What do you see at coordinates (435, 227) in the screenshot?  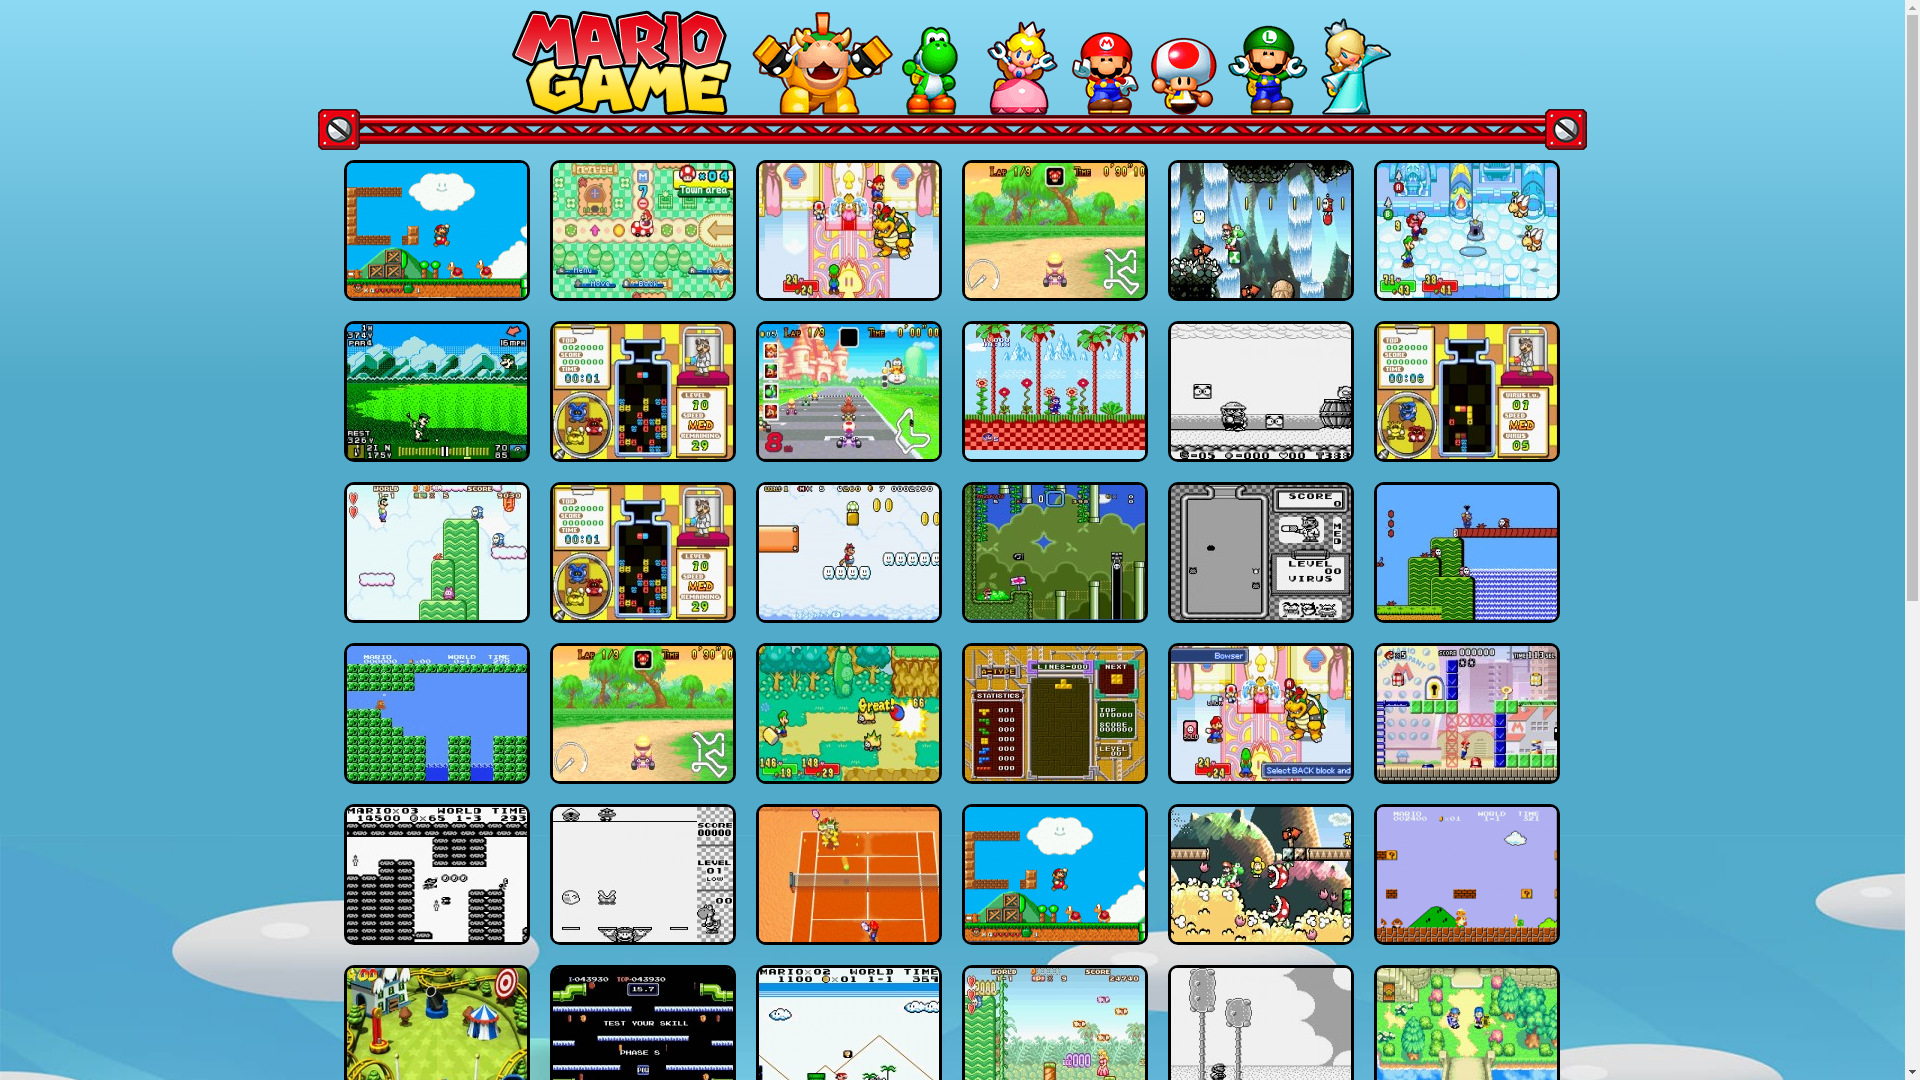 I see `'Super Mario World (Hack)'` at bounding box center [435, 227].